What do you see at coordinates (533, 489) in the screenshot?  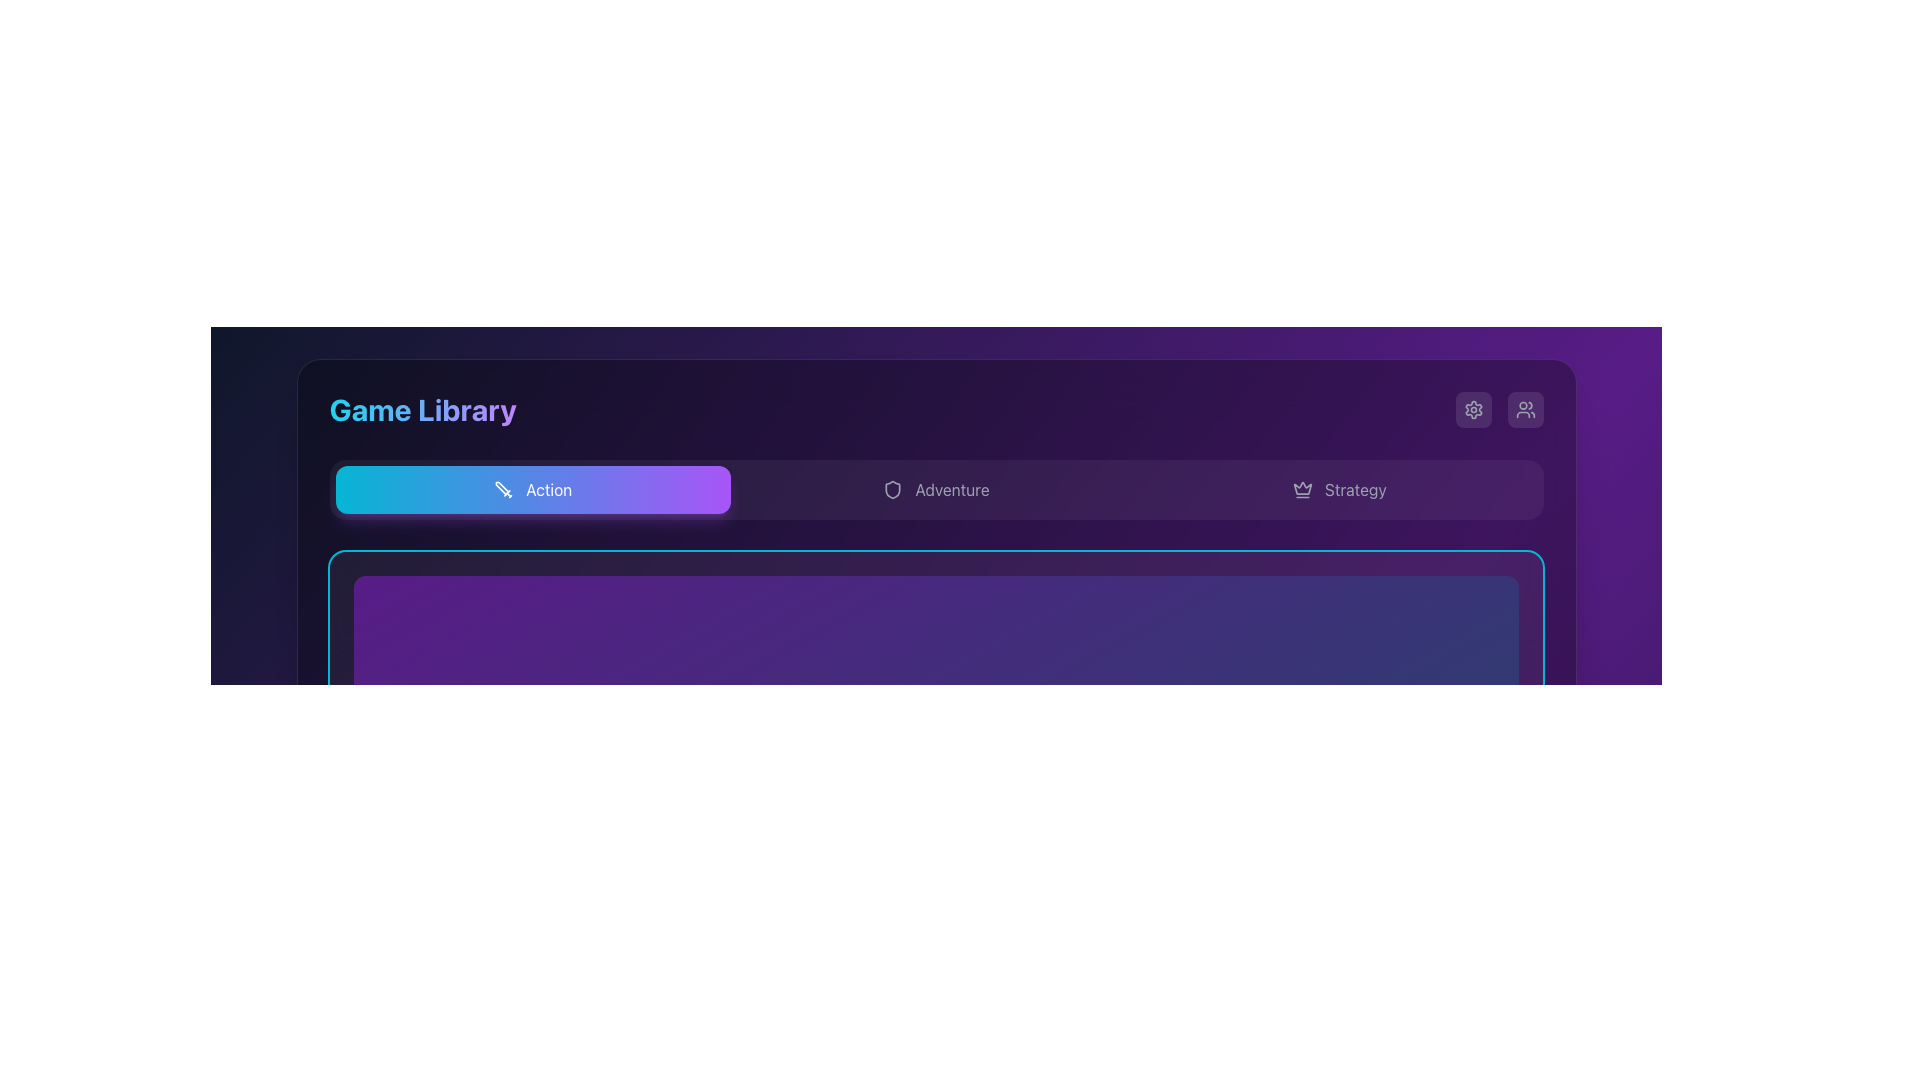 I see `the first clickable button located on the left within a horizontal list of buttons, directly under the 'Game Library' title section` at bounding box center [533, 489].